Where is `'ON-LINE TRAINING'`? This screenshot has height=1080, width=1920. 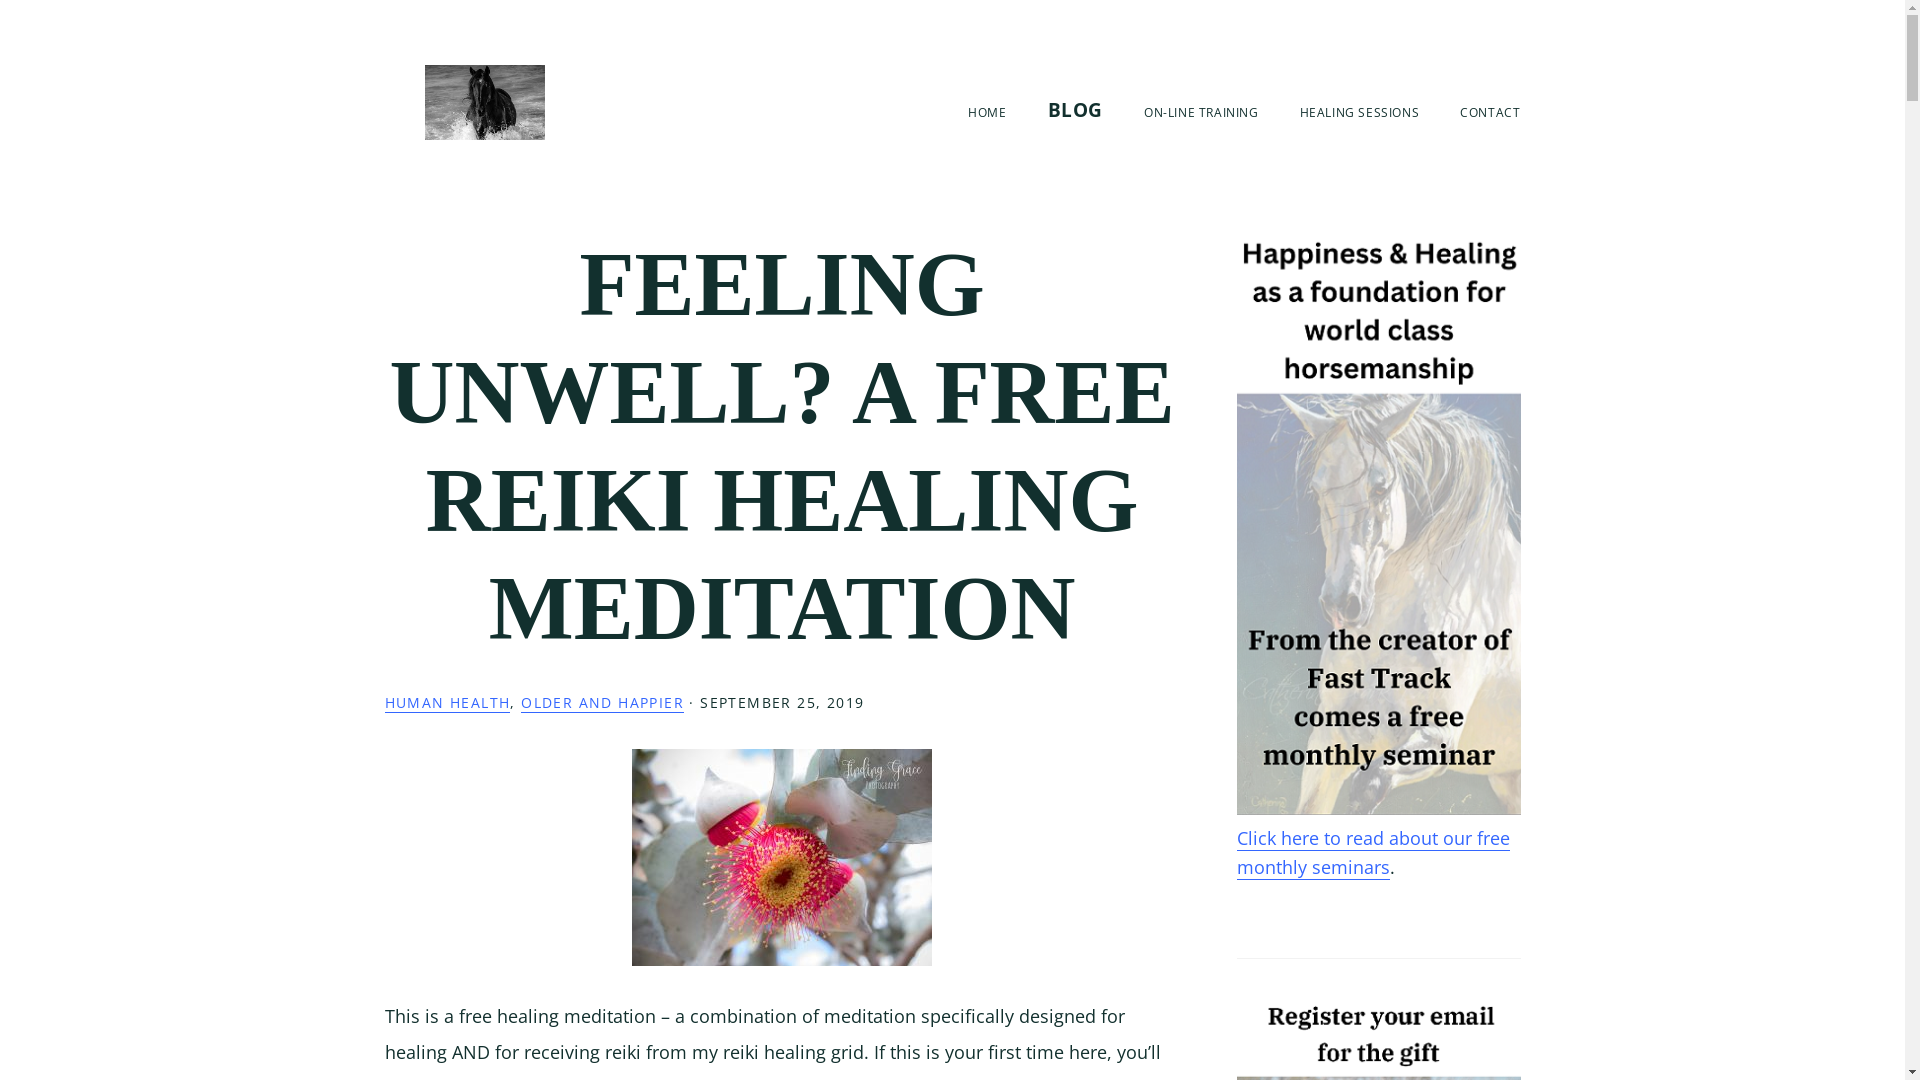 'ON-LINE TRAINING' is located at coordinates (1200, 112).